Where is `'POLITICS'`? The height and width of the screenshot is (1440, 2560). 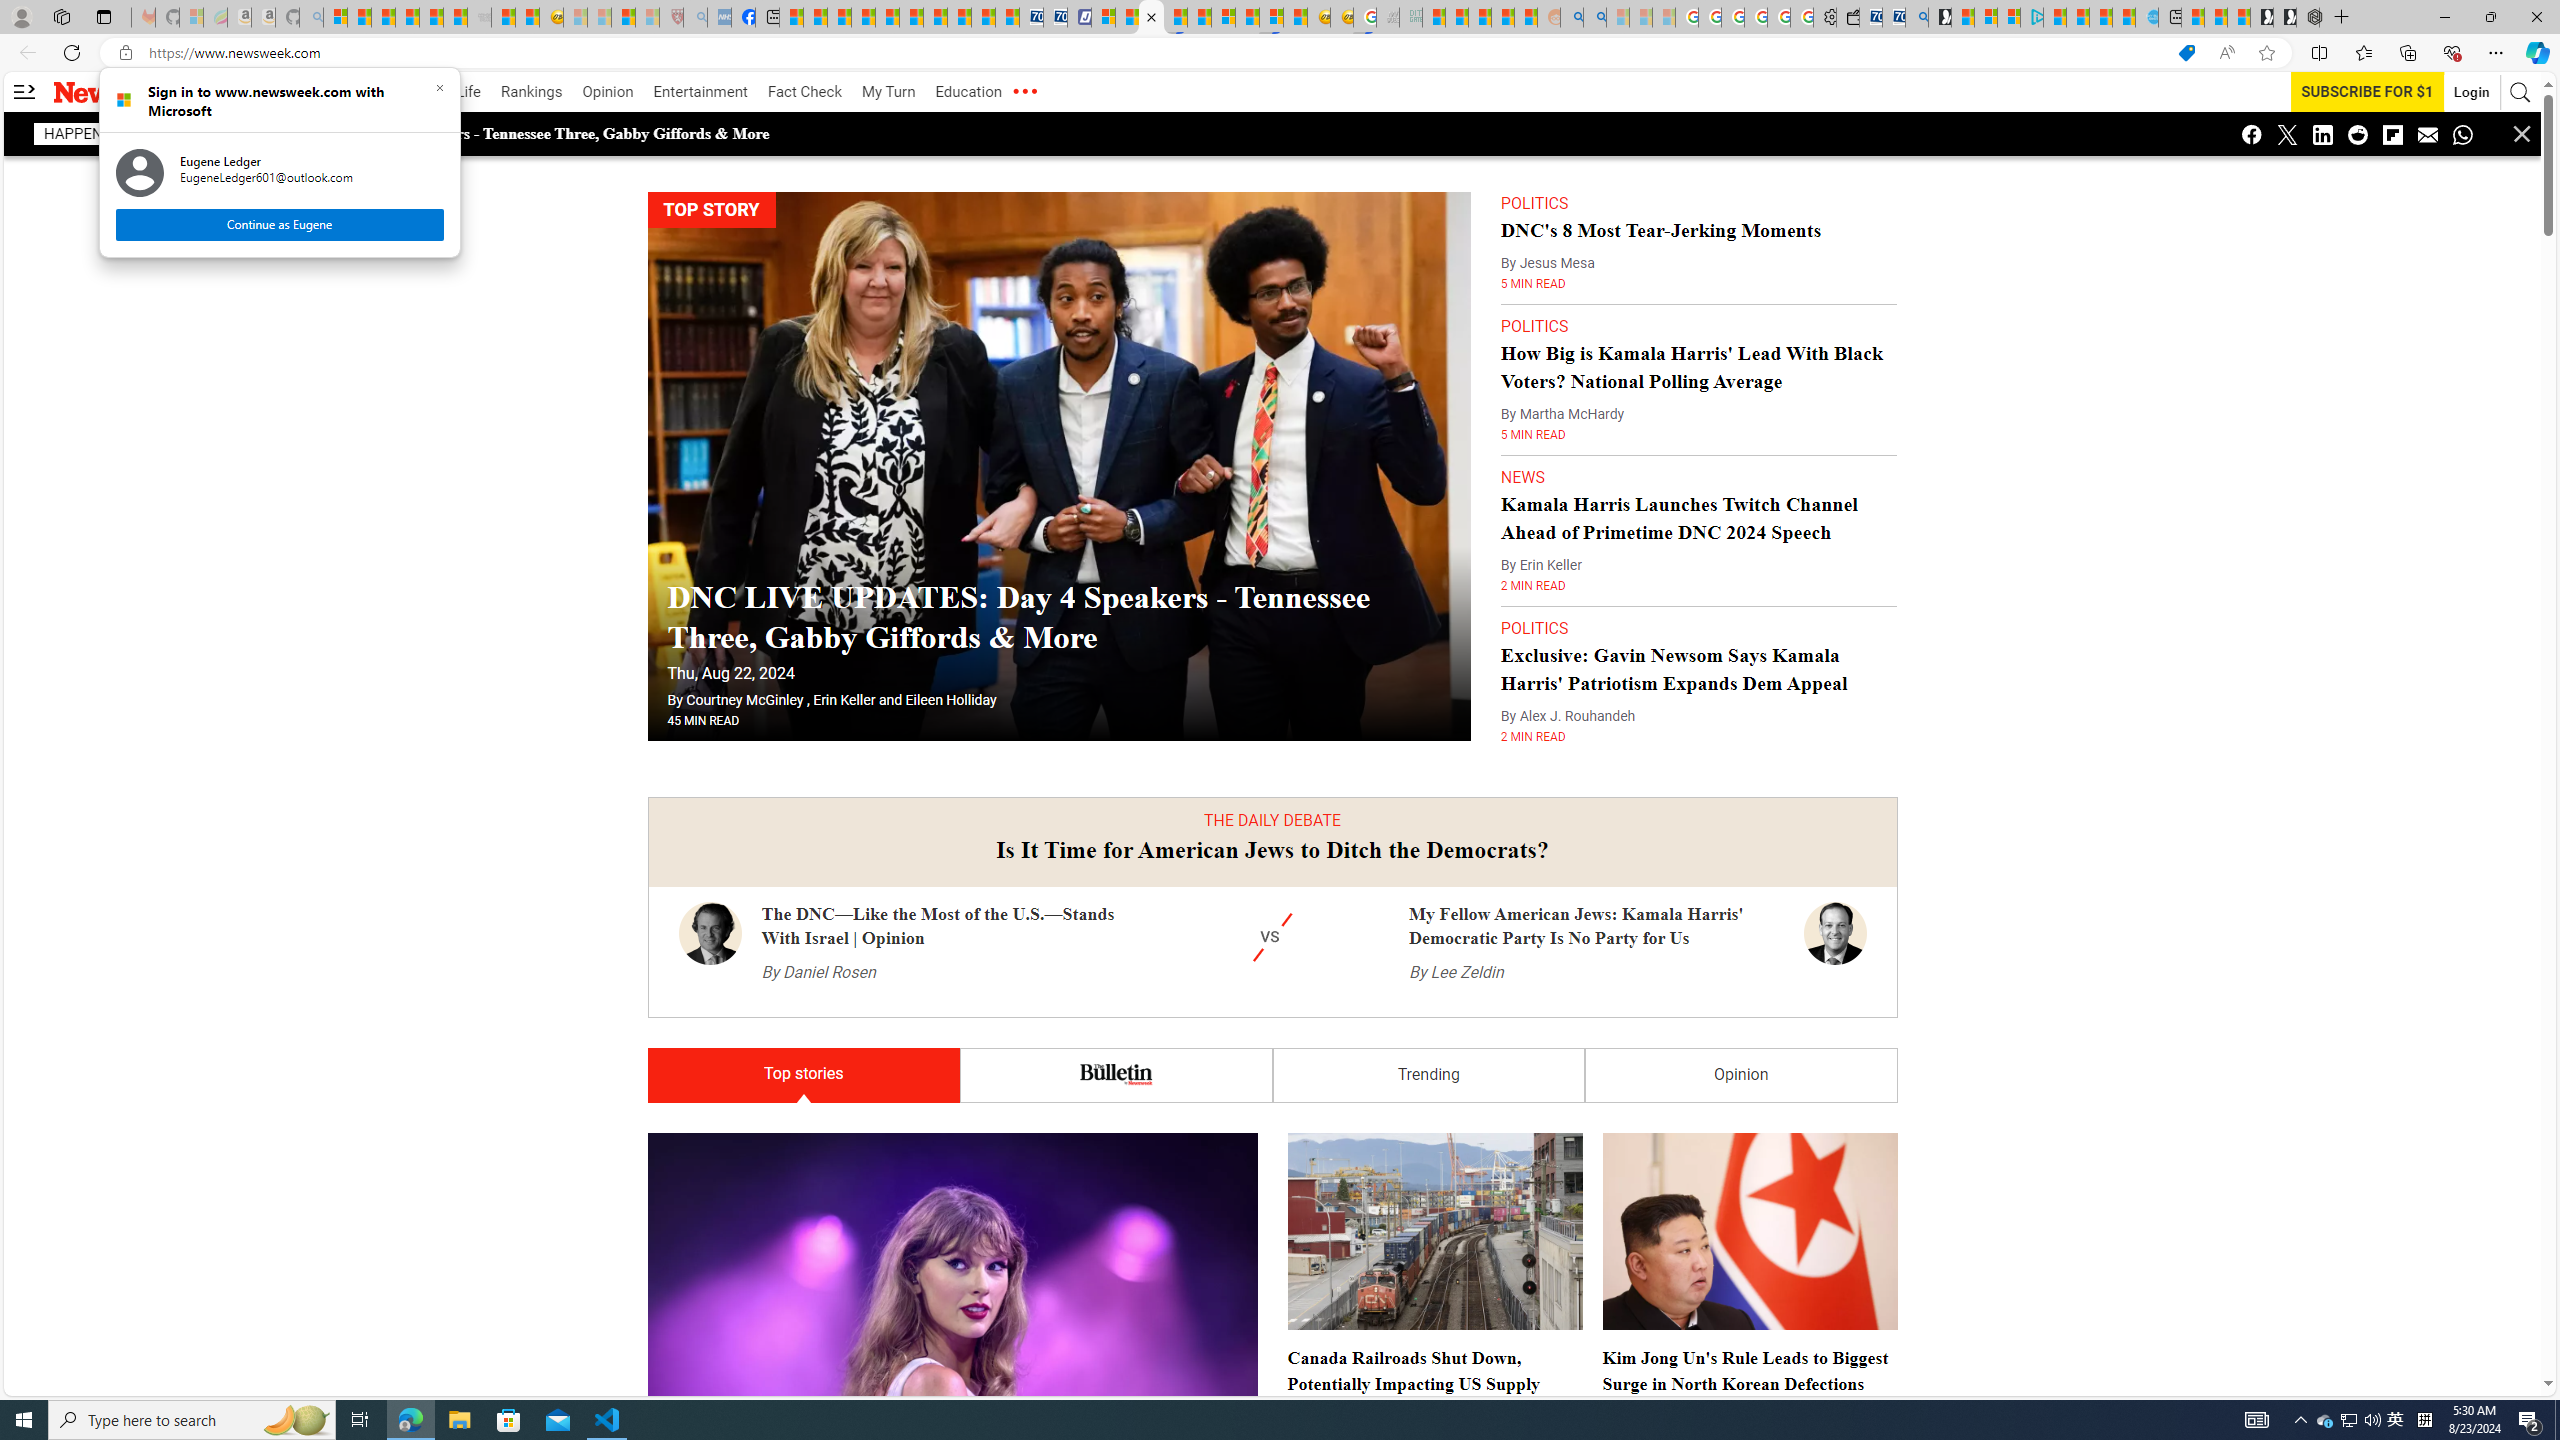
'POLITICS' is located at coordinates (1533, 628).